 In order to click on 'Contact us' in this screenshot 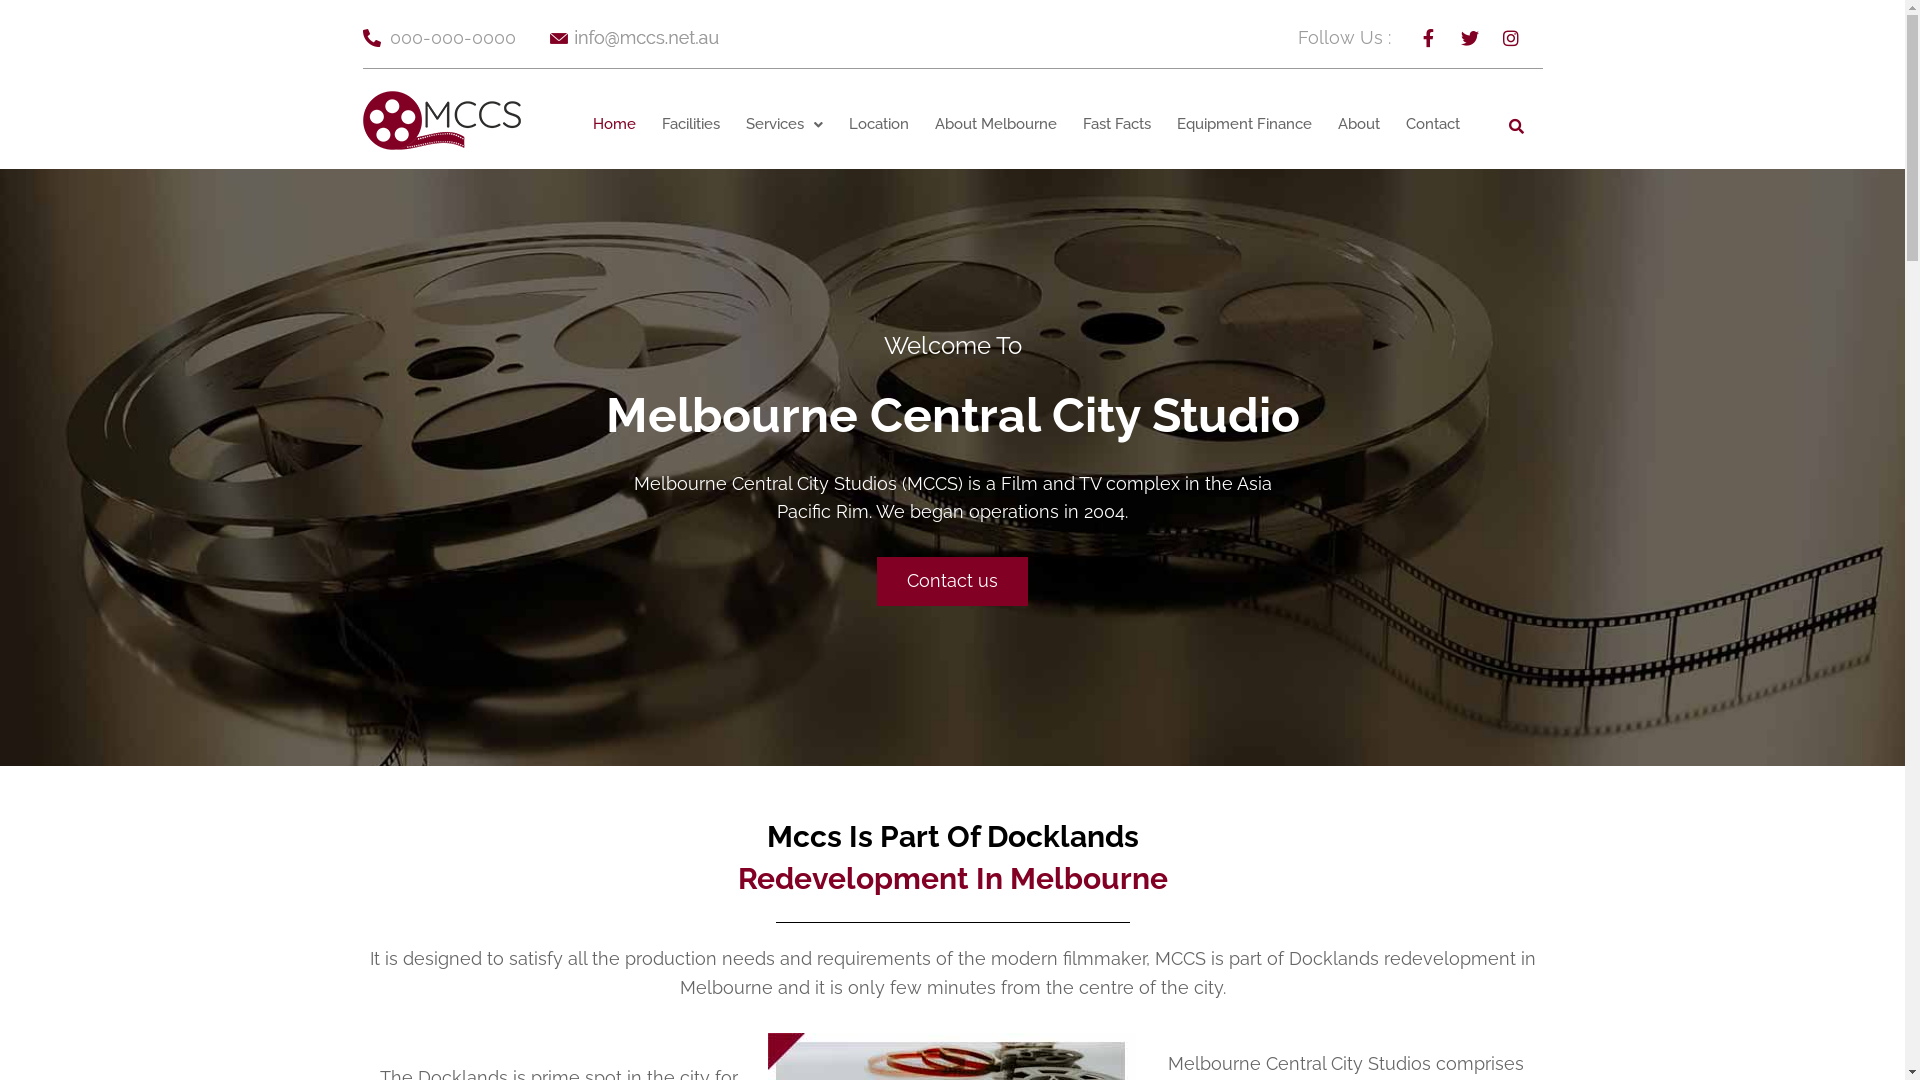, I will do `click(951, 581)`.